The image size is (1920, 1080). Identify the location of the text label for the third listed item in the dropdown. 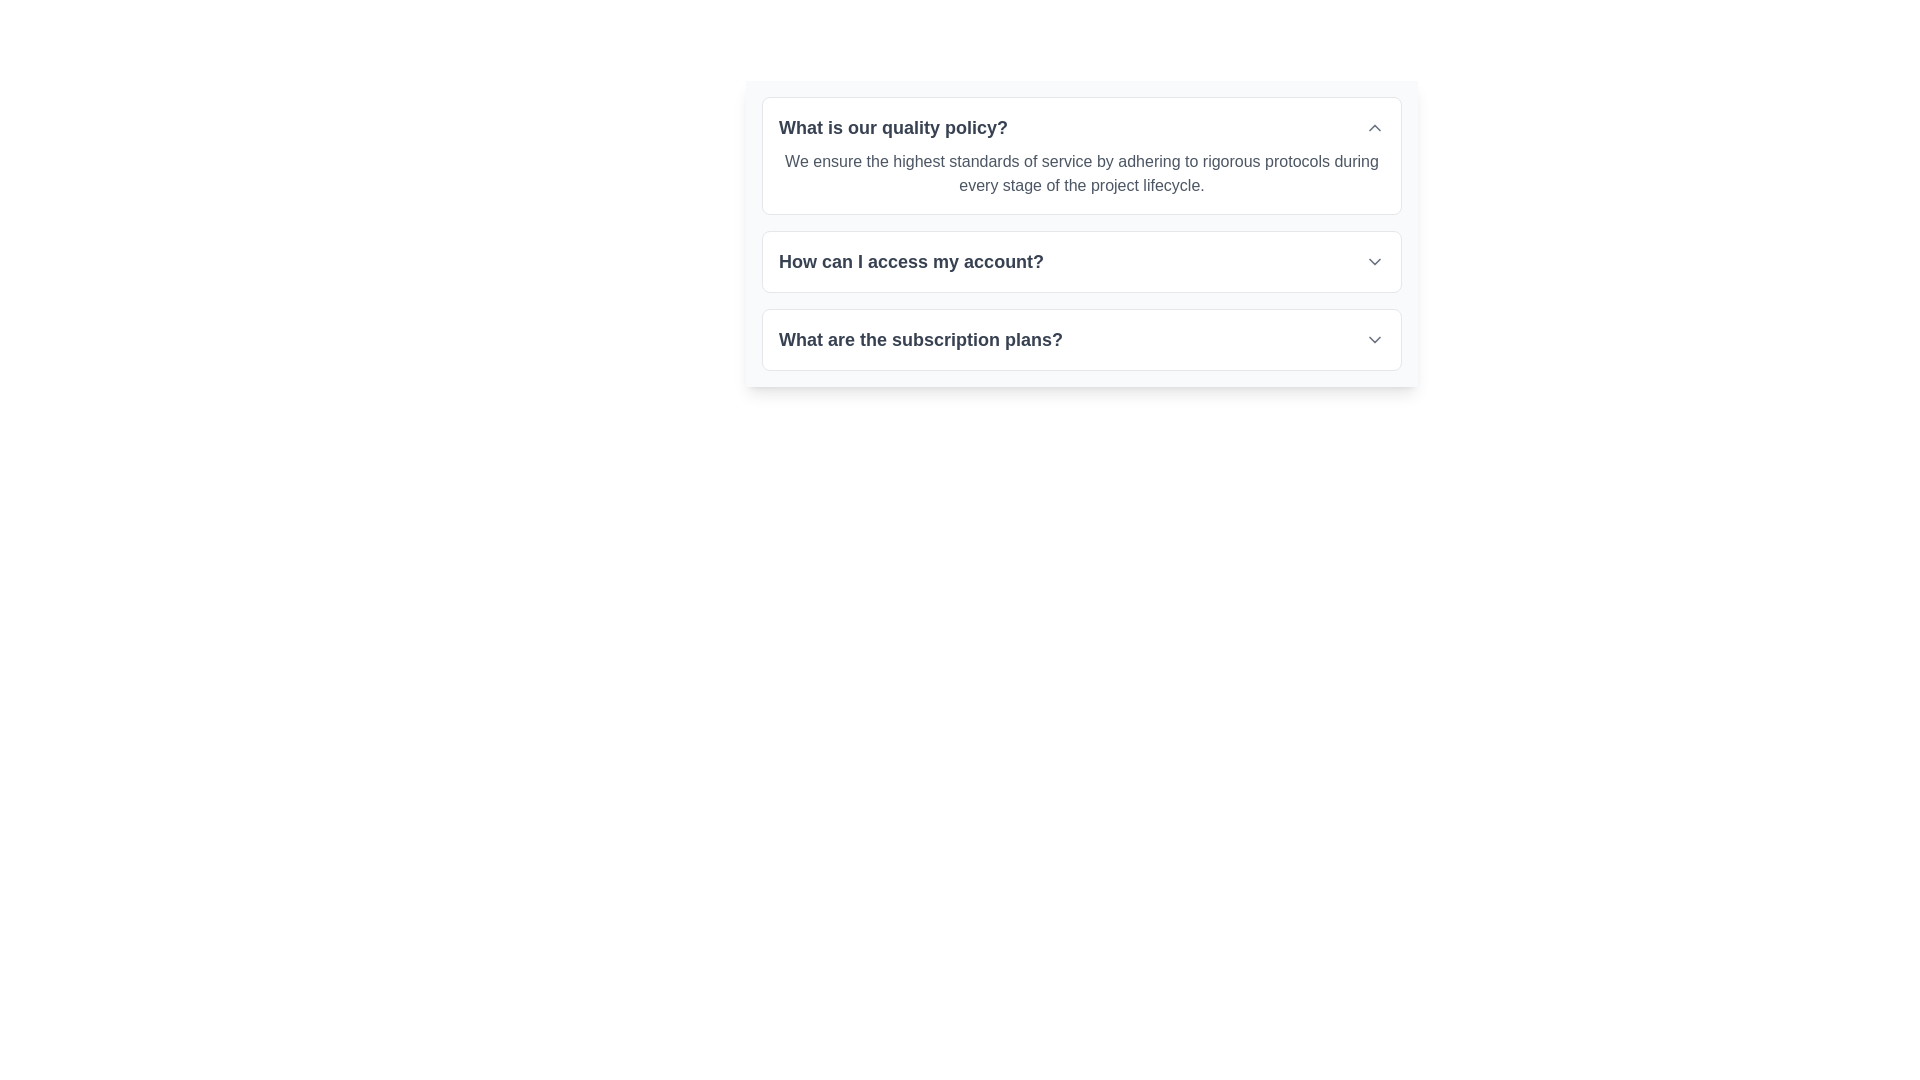
(920, 338).